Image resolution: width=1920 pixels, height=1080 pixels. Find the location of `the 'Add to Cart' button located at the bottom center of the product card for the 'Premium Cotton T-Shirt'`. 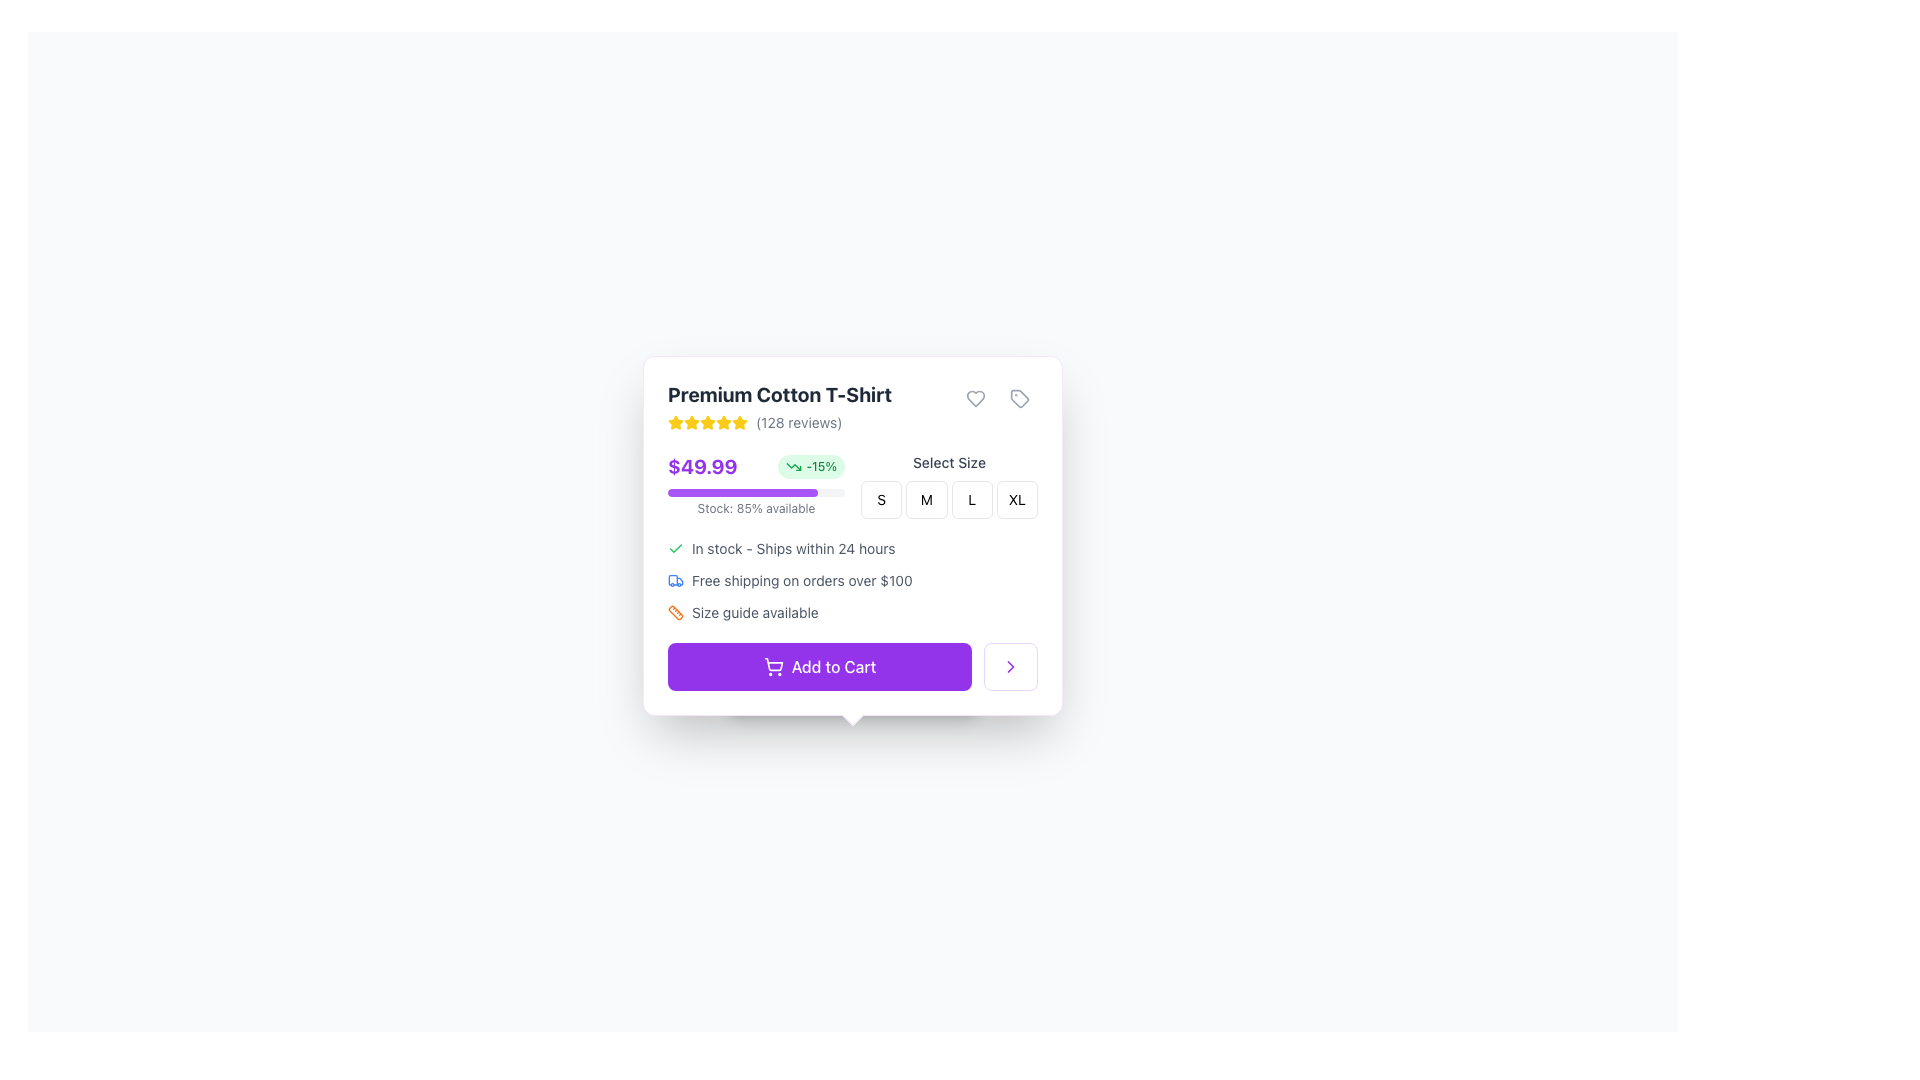

the 'Add to Cart' button located at the bottom center of the product card for the 'Premium Cotton T-Shirt' is located at coordinates (853, 667).